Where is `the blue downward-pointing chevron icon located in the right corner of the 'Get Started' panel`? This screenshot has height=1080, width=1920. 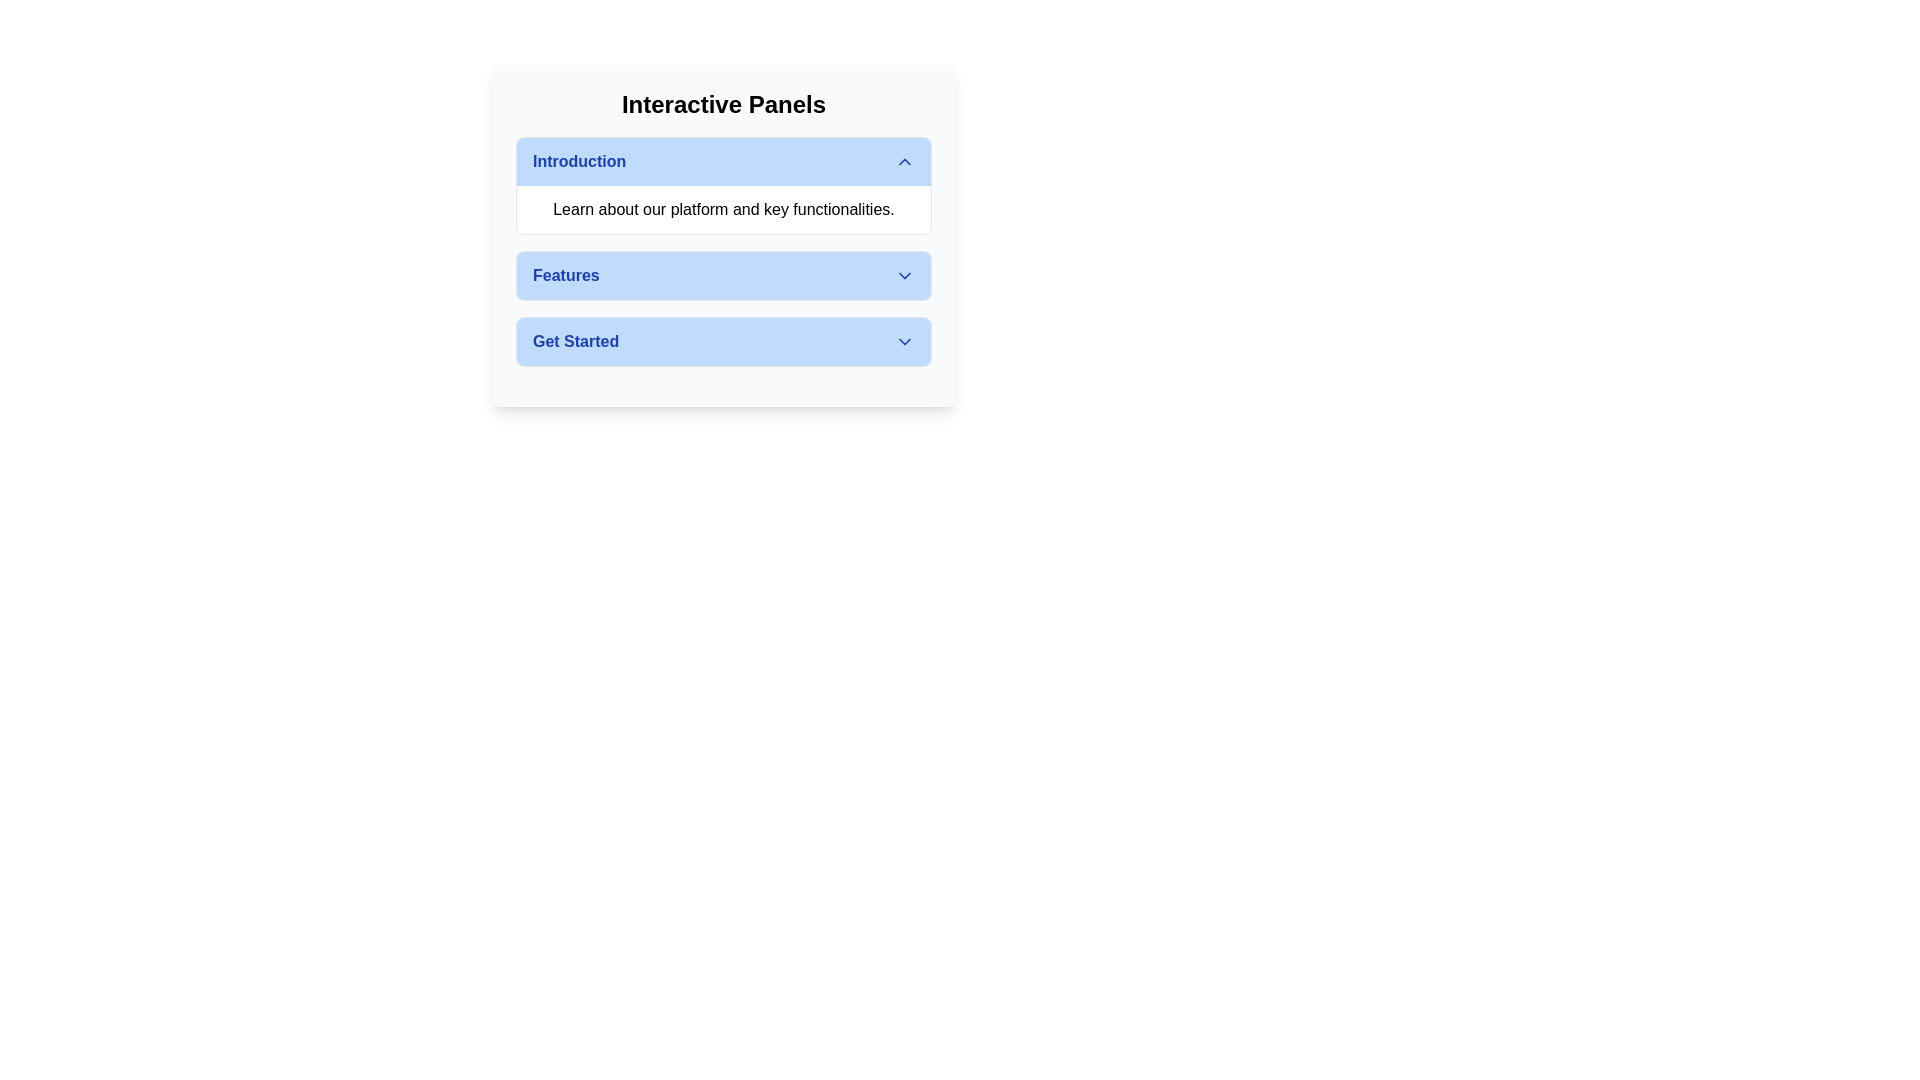
the blue downward-pointing chevron icon located in the right corner of the 'Get Started' panel is located at coordinates (904, 341).